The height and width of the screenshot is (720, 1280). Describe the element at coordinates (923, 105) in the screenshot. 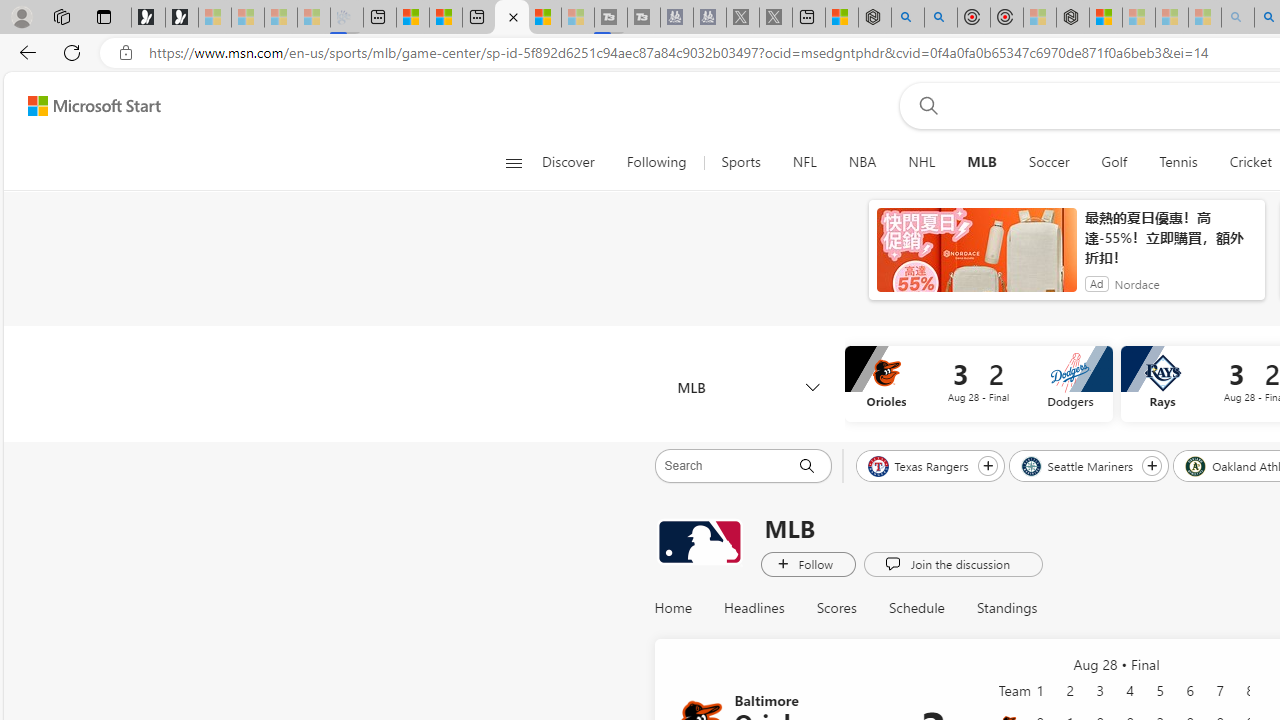

I see `'Web search'` at that location.